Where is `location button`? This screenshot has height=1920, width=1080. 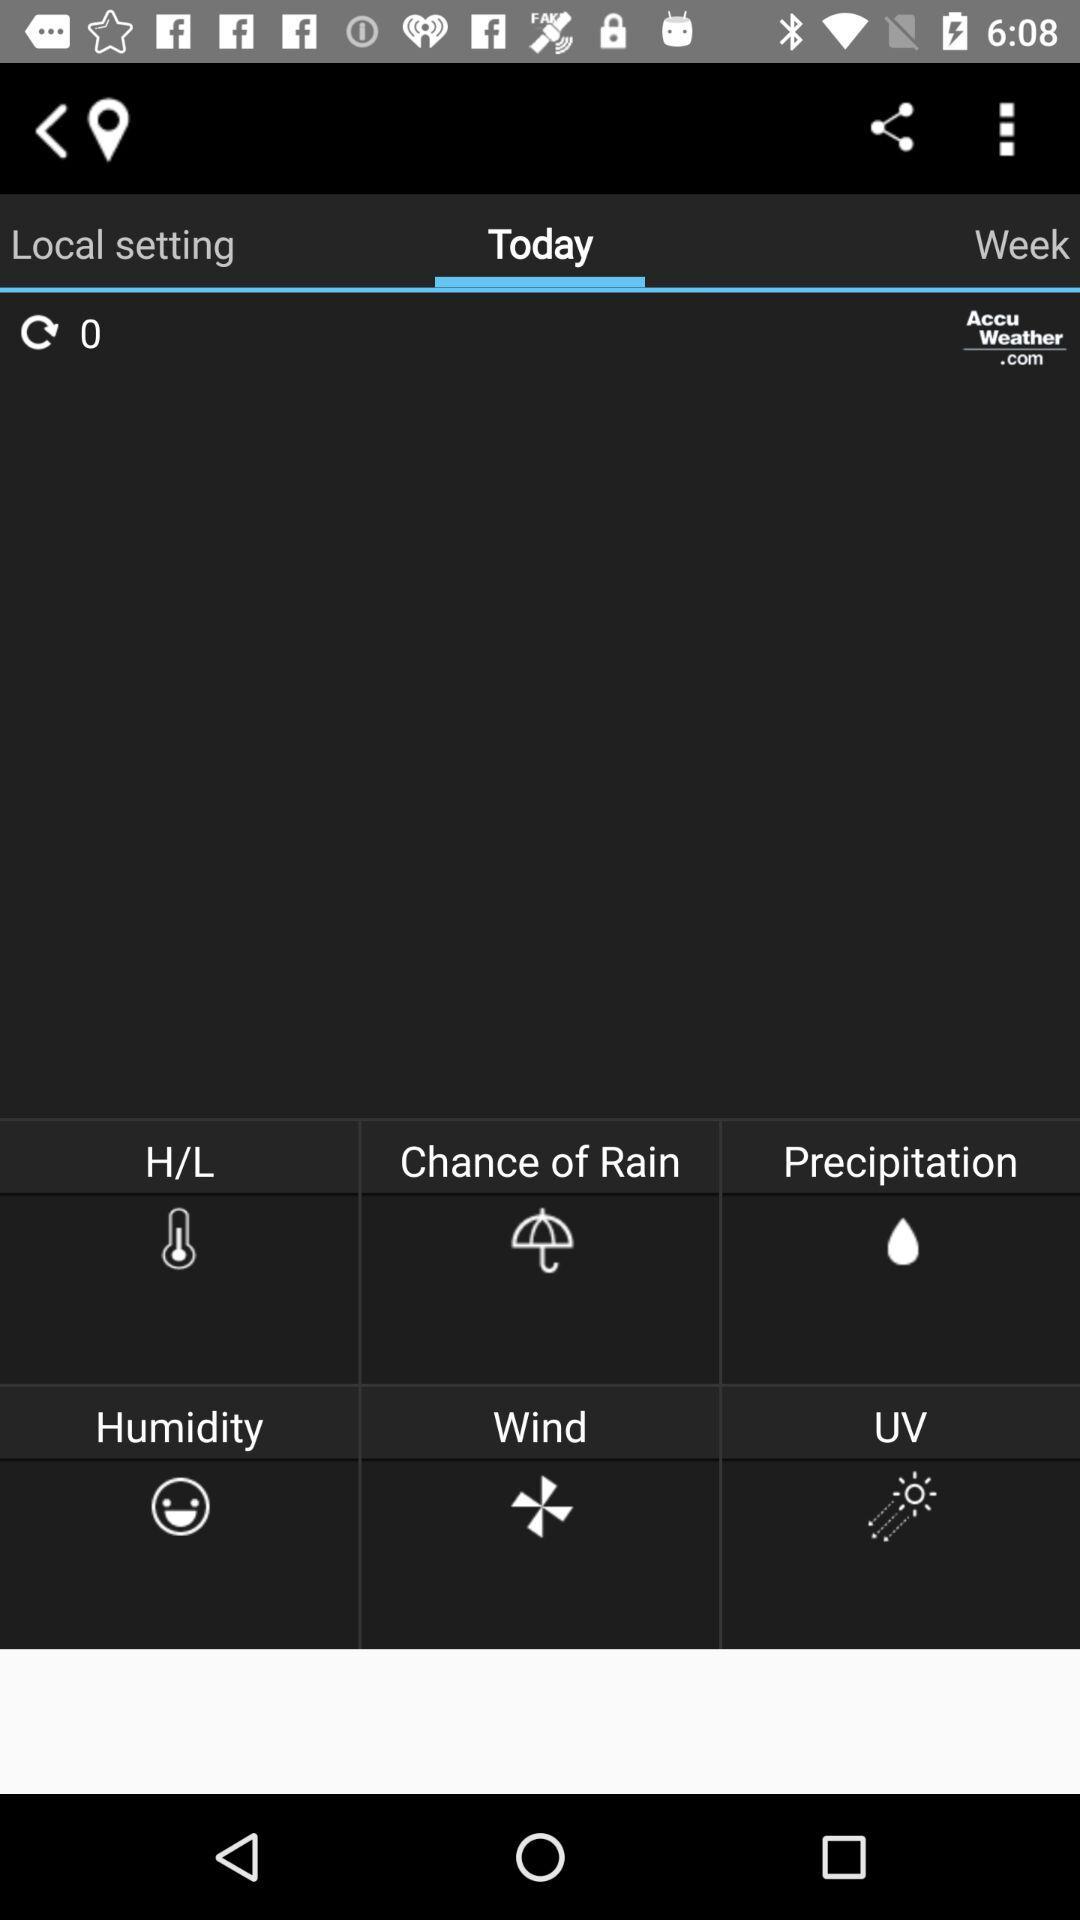 location button is located at coordinates (107, 127).